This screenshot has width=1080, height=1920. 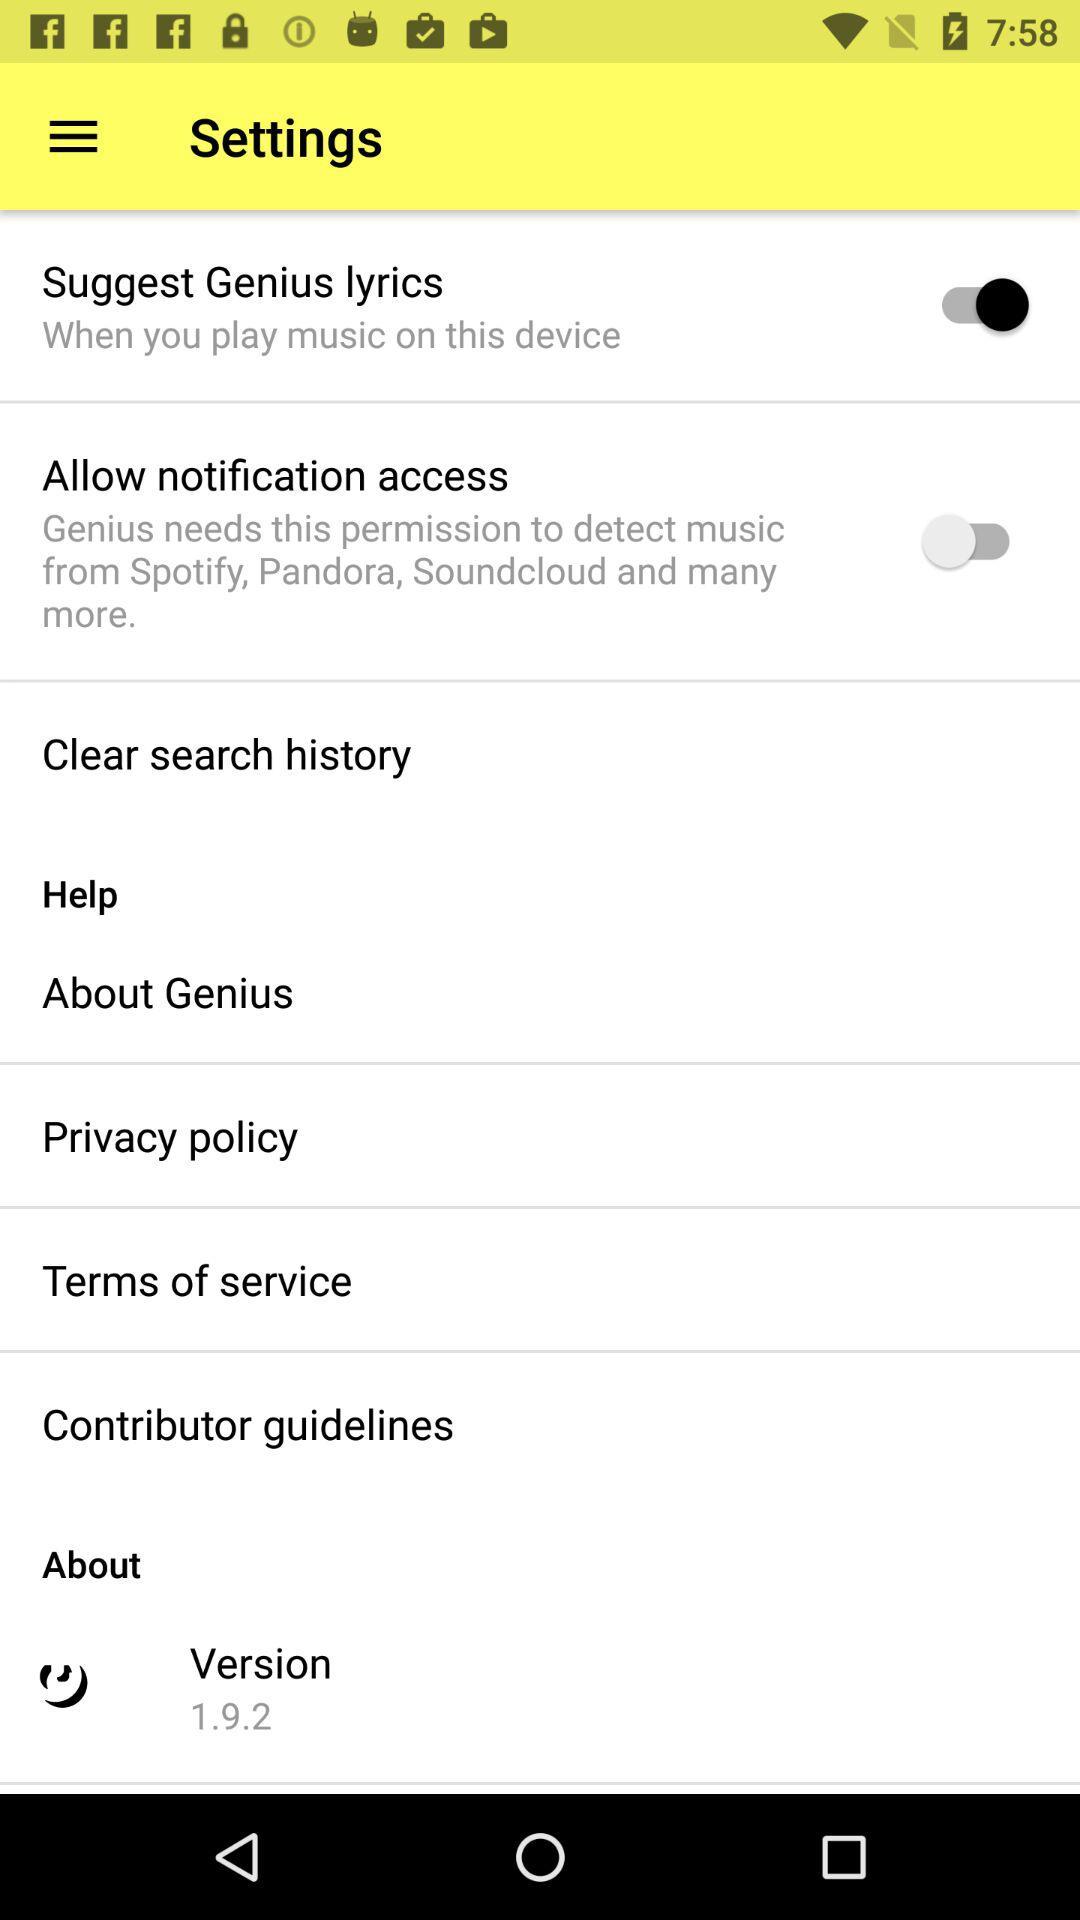 I want to click on icon at the top, so click(x=456, y=569).